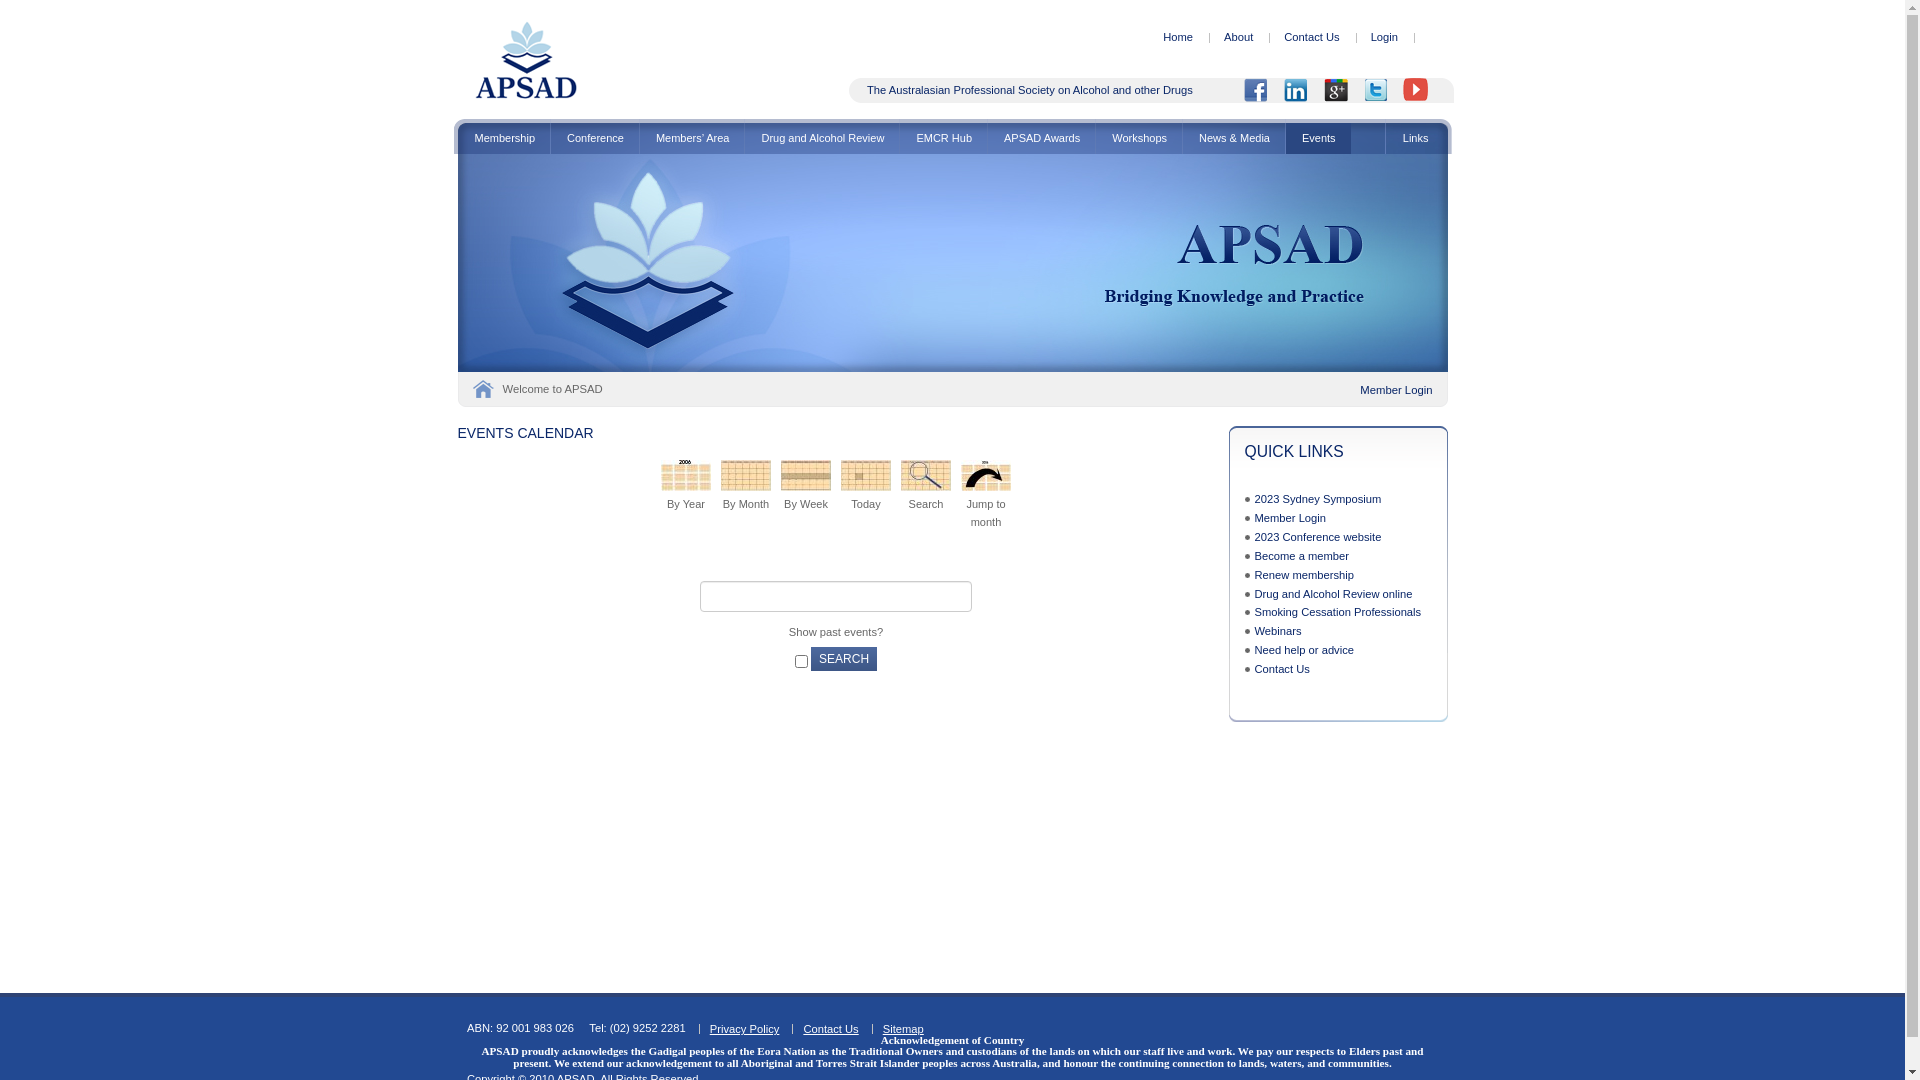 The width and height of the screenshot is (1920, 1080). I want to click on 'By Year', so click(686, 475).